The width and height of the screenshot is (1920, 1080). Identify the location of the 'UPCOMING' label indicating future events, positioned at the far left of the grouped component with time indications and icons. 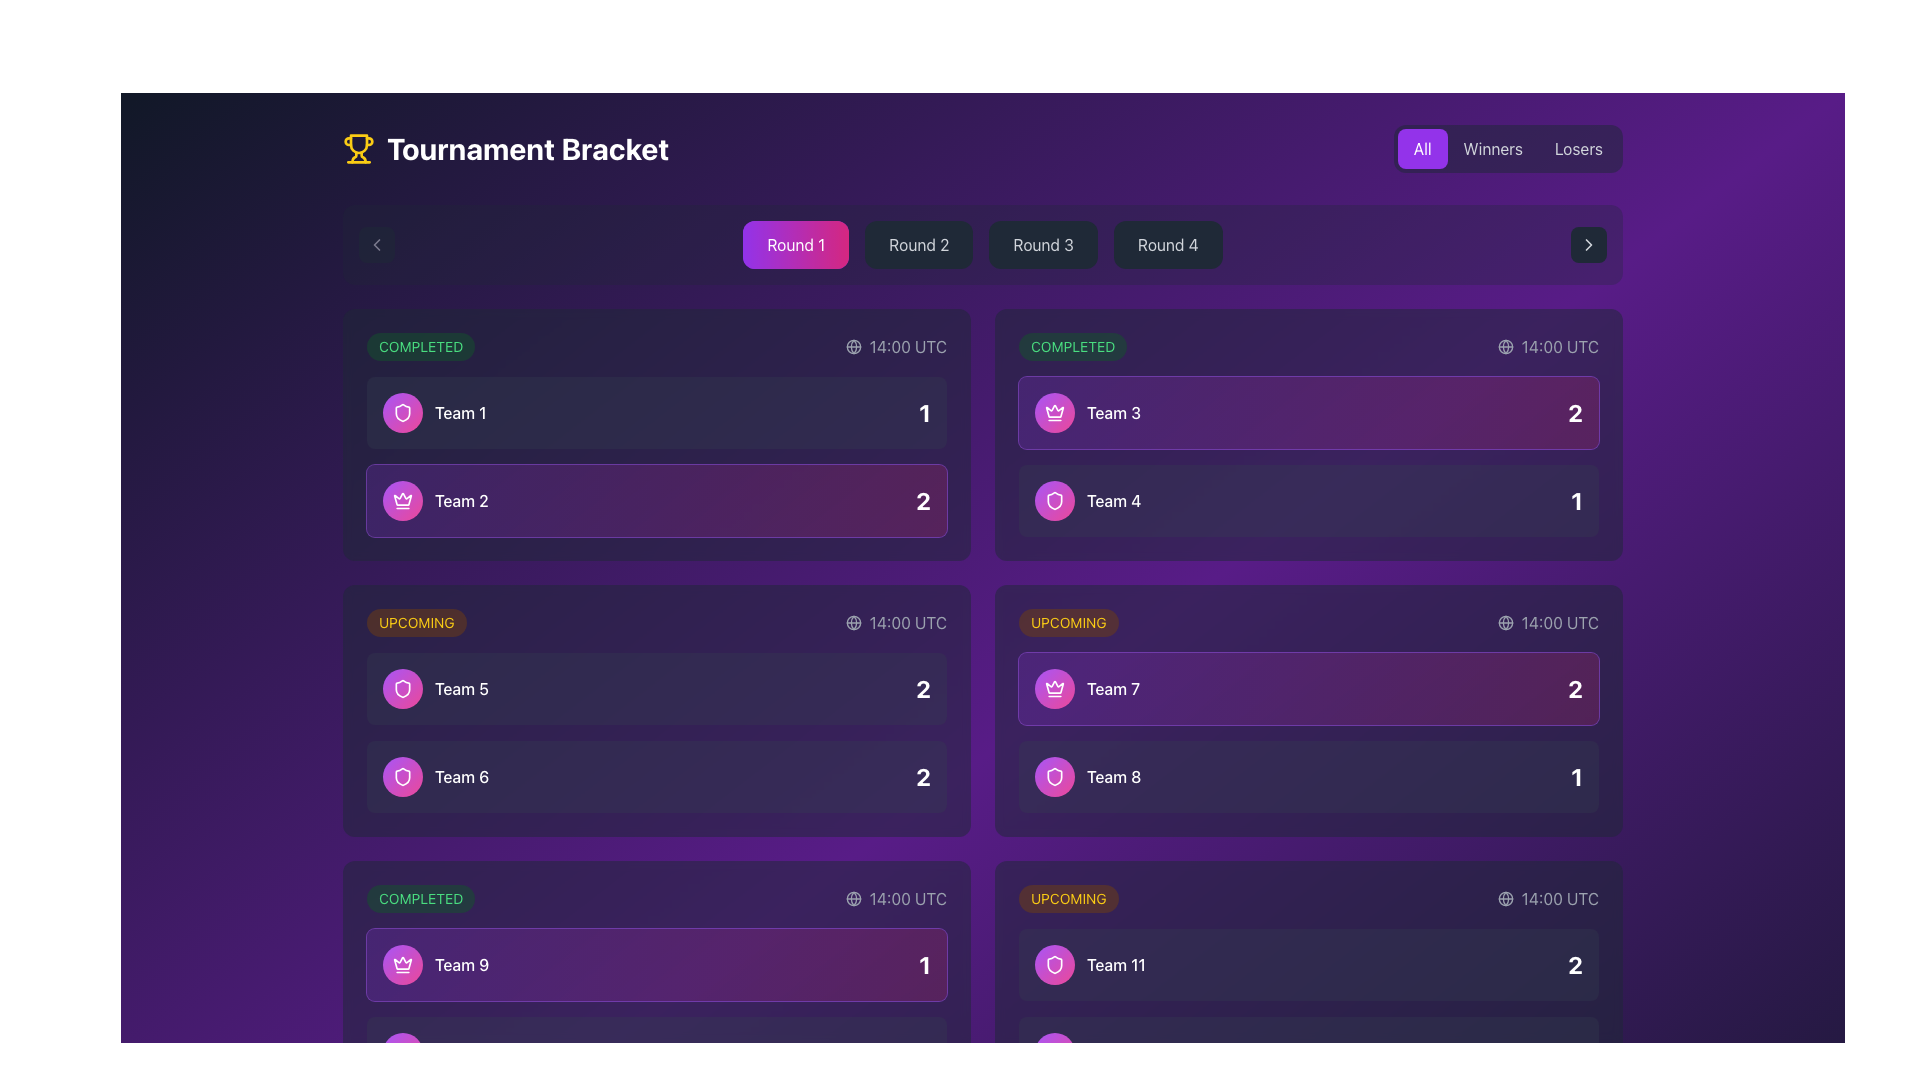
(1067, 622).